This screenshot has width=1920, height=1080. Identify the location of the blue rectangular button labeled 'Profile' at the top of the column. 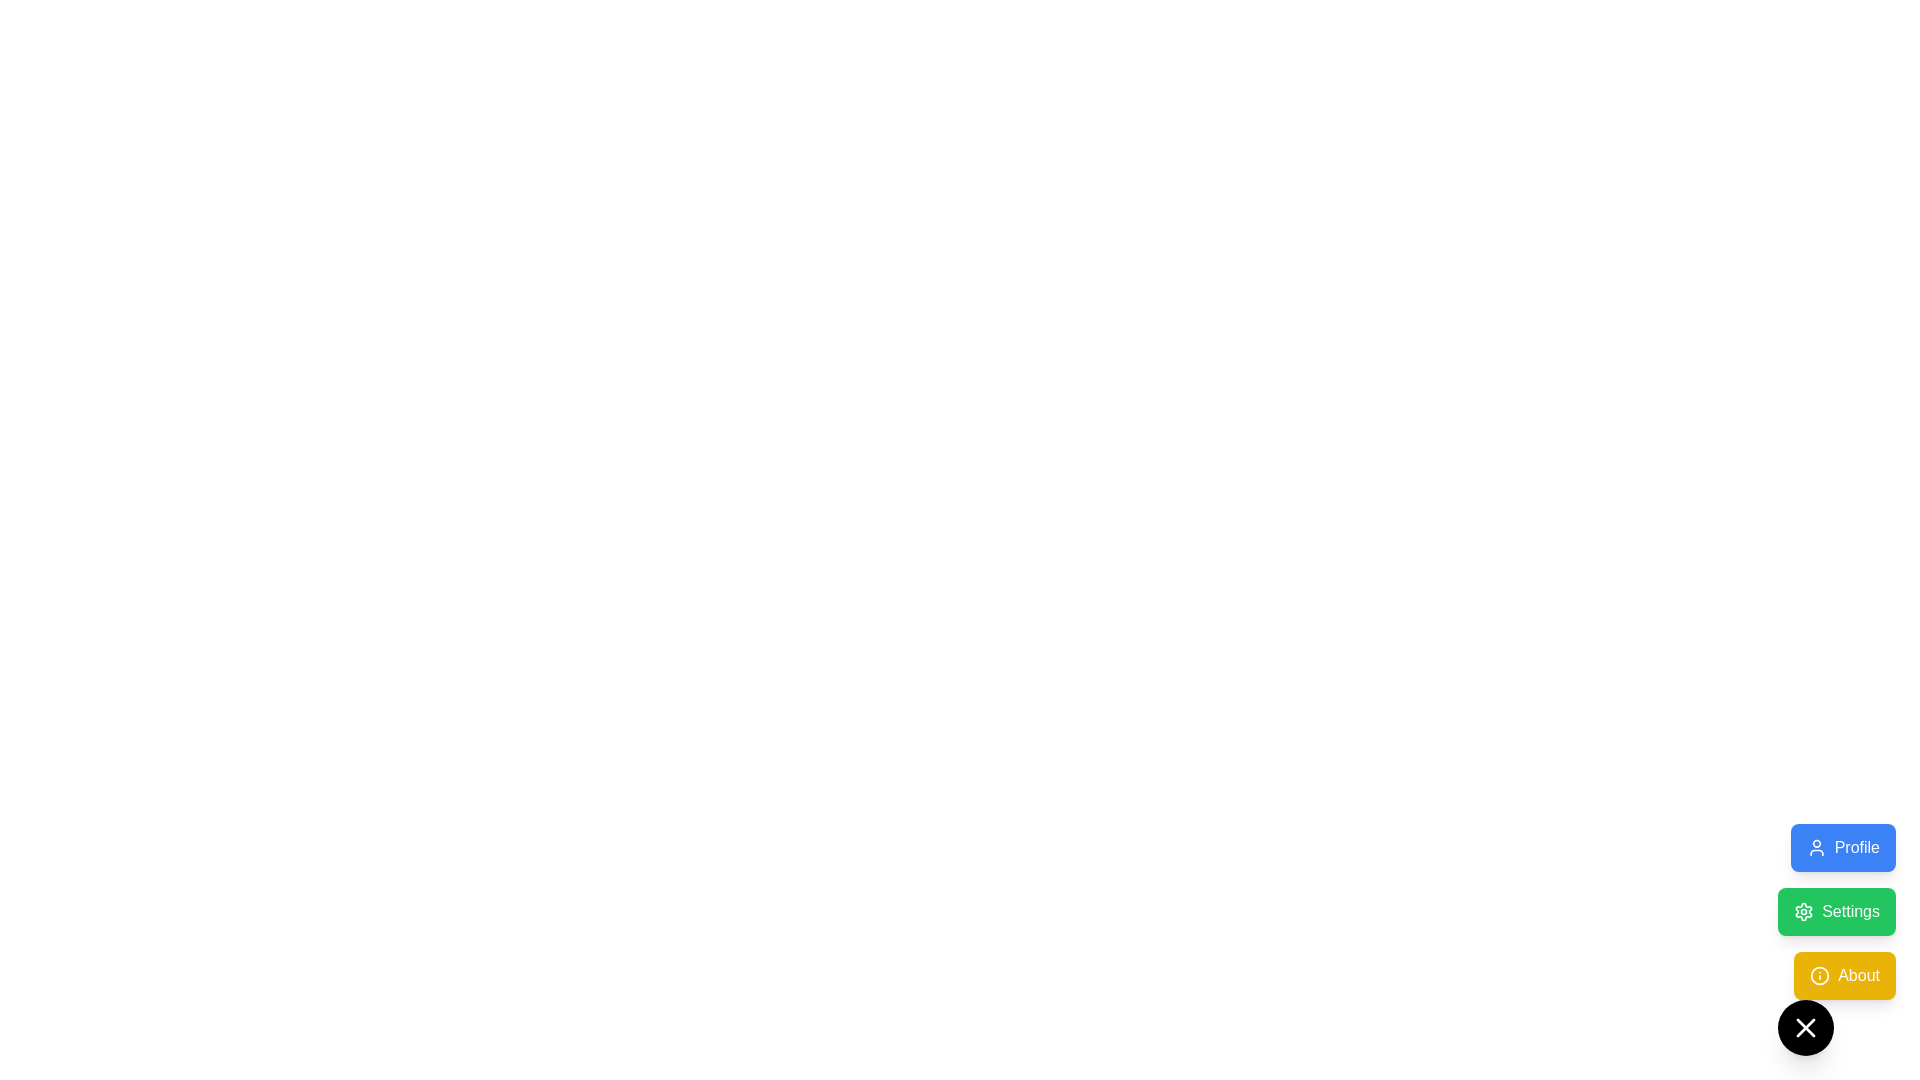
(1842, 848).